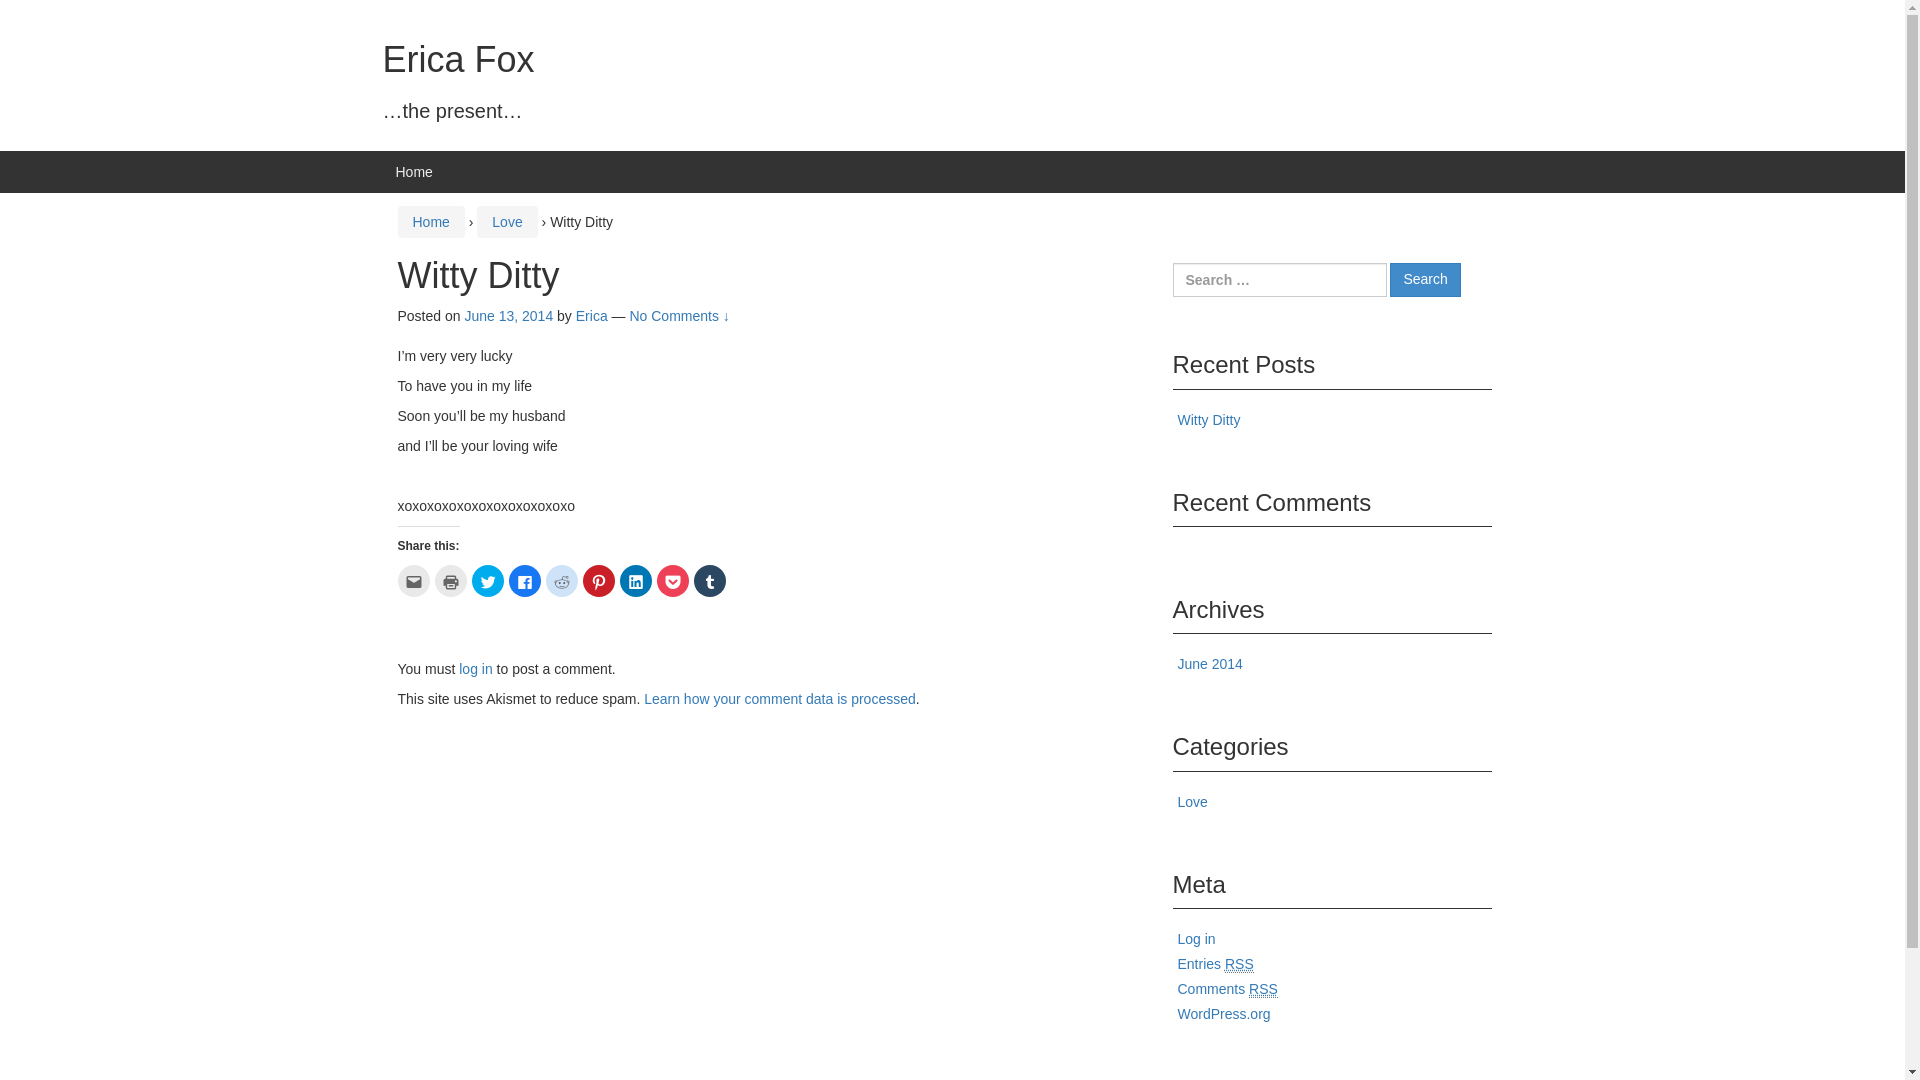  What do you see at coordinates (1208, 419) in the screenshot?
I see `'Witty Ditty'` at bounding box center [1208, 419].